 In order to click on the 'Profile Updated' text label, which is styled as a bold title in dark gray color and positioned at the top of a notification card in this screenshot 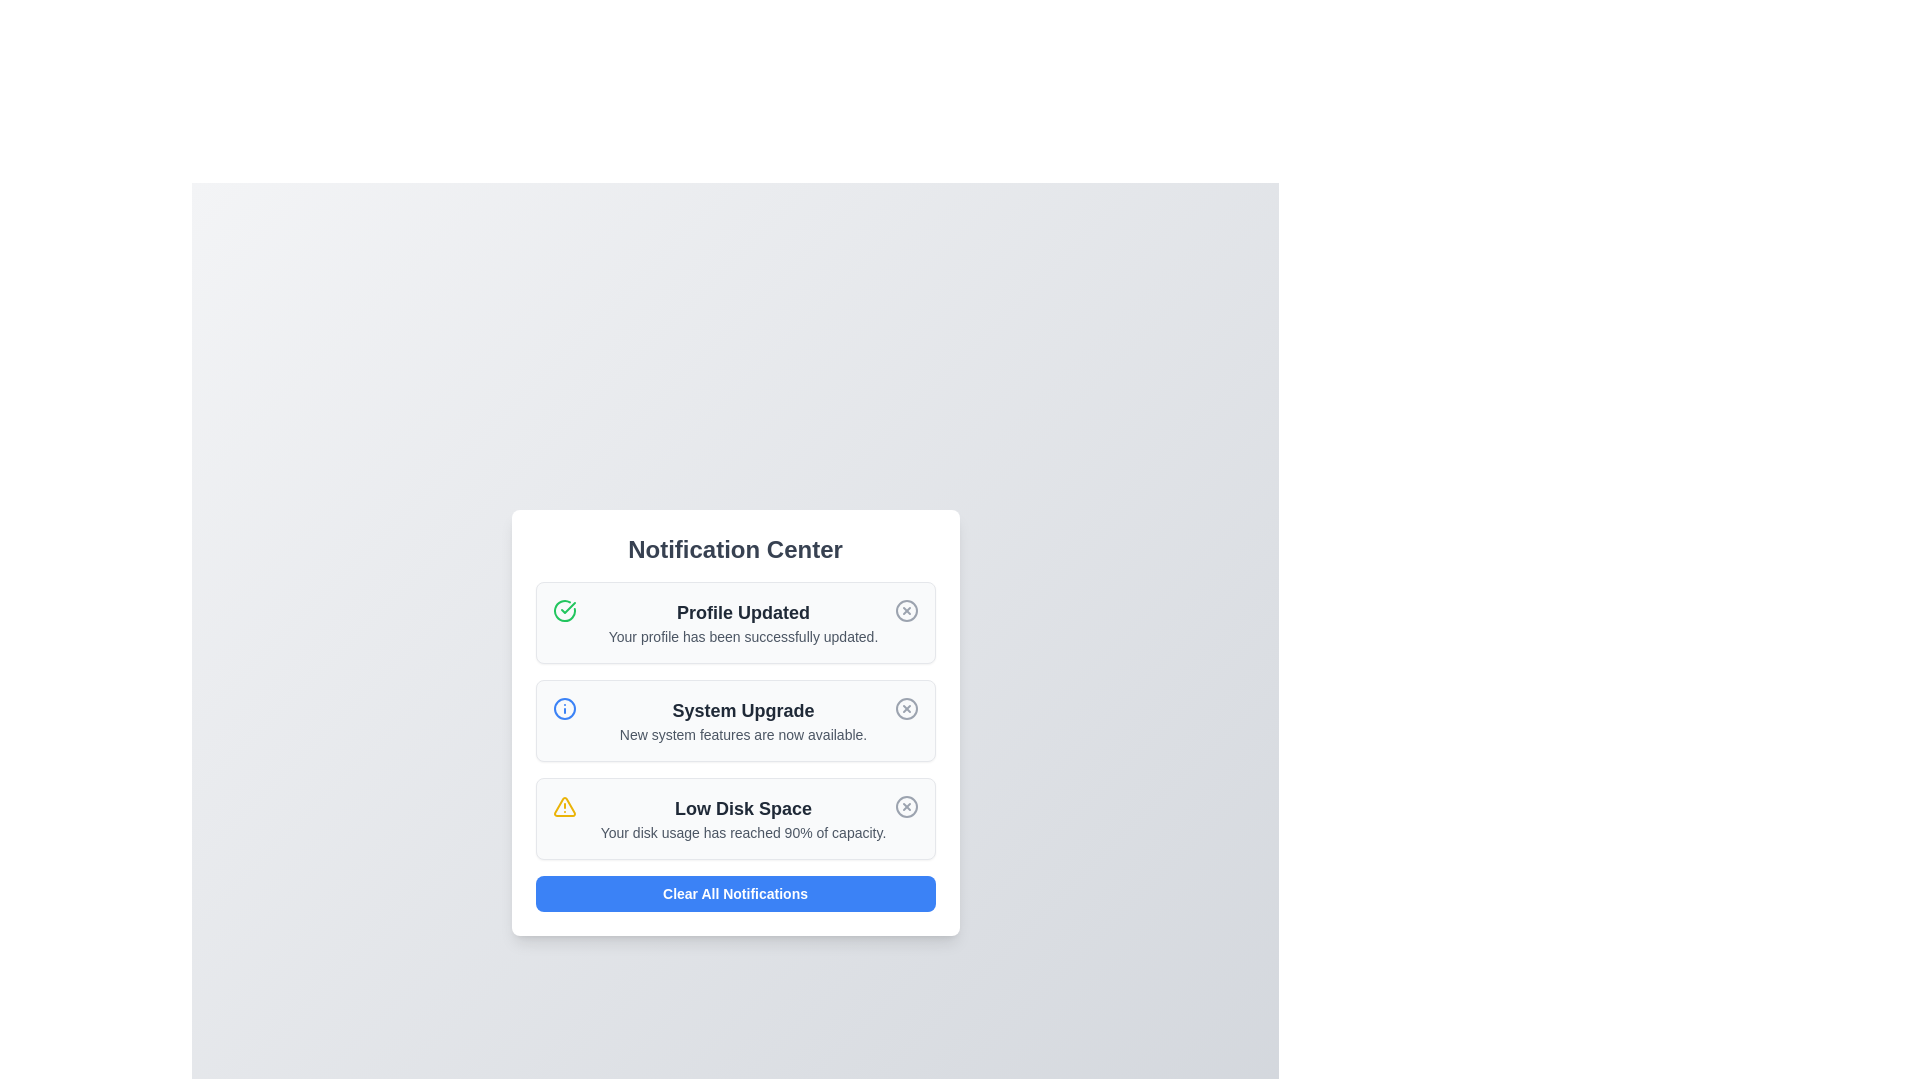, I will do `click(742, 612)`.